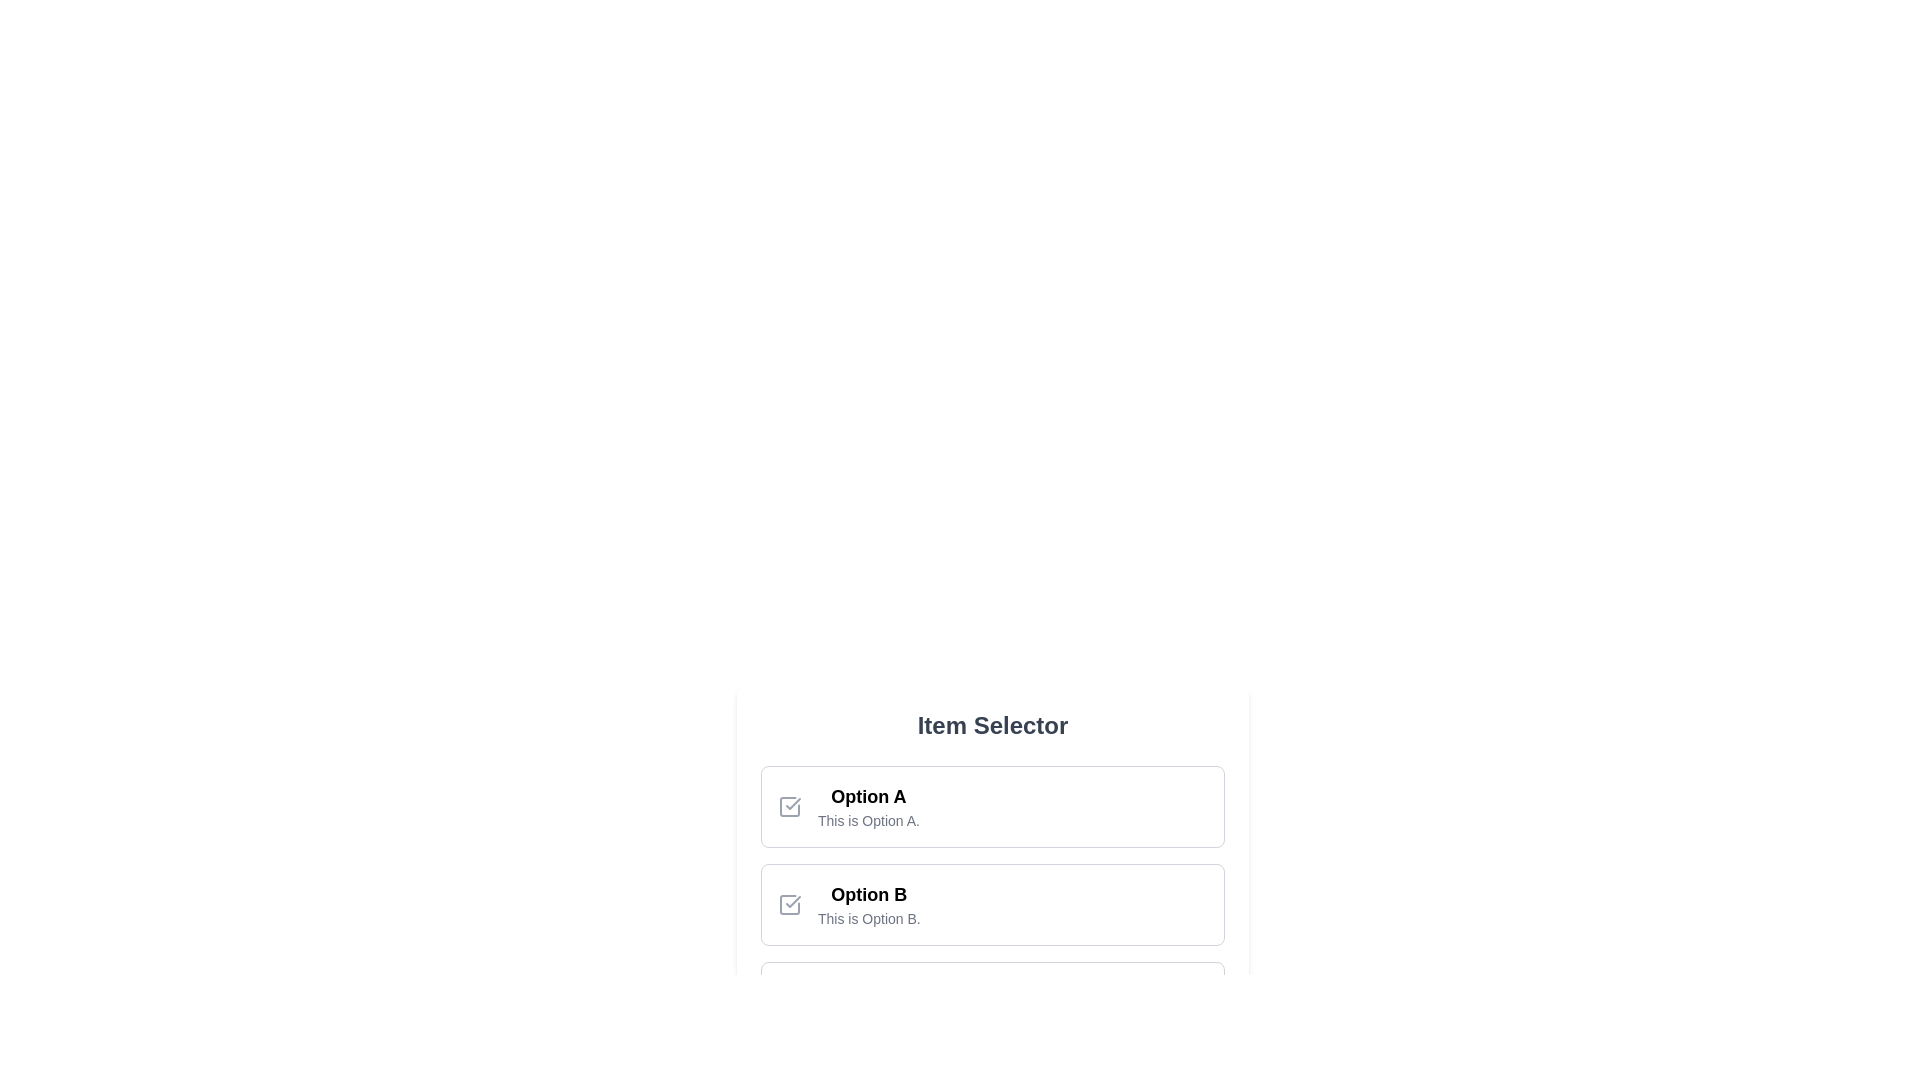 The height and width of the screenshot is (1080, 1920). What do you see at coordinates (868, 796) in the screenshot?
I see `text label displaying 'Option A', which is the first selectable item in the 'Item Selector' section` at bounding box center [868, 796].